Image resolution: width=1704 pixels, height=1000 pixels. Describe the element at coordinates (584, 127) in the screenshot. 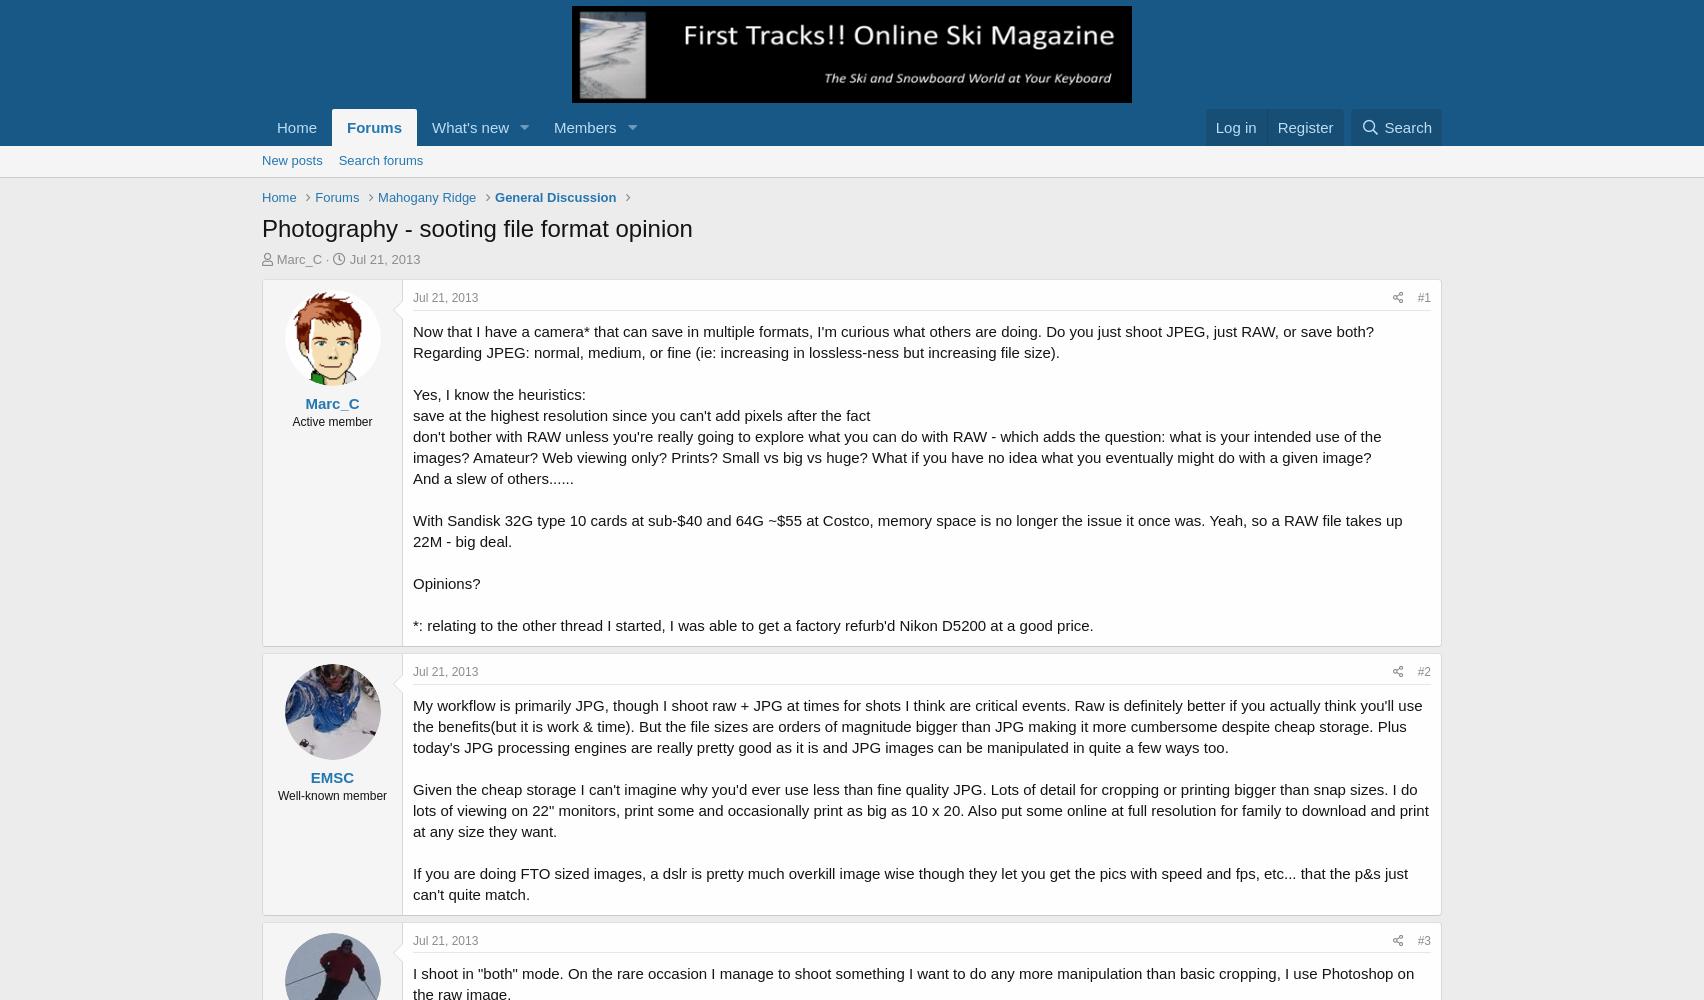

I see `'Members'` at that location.